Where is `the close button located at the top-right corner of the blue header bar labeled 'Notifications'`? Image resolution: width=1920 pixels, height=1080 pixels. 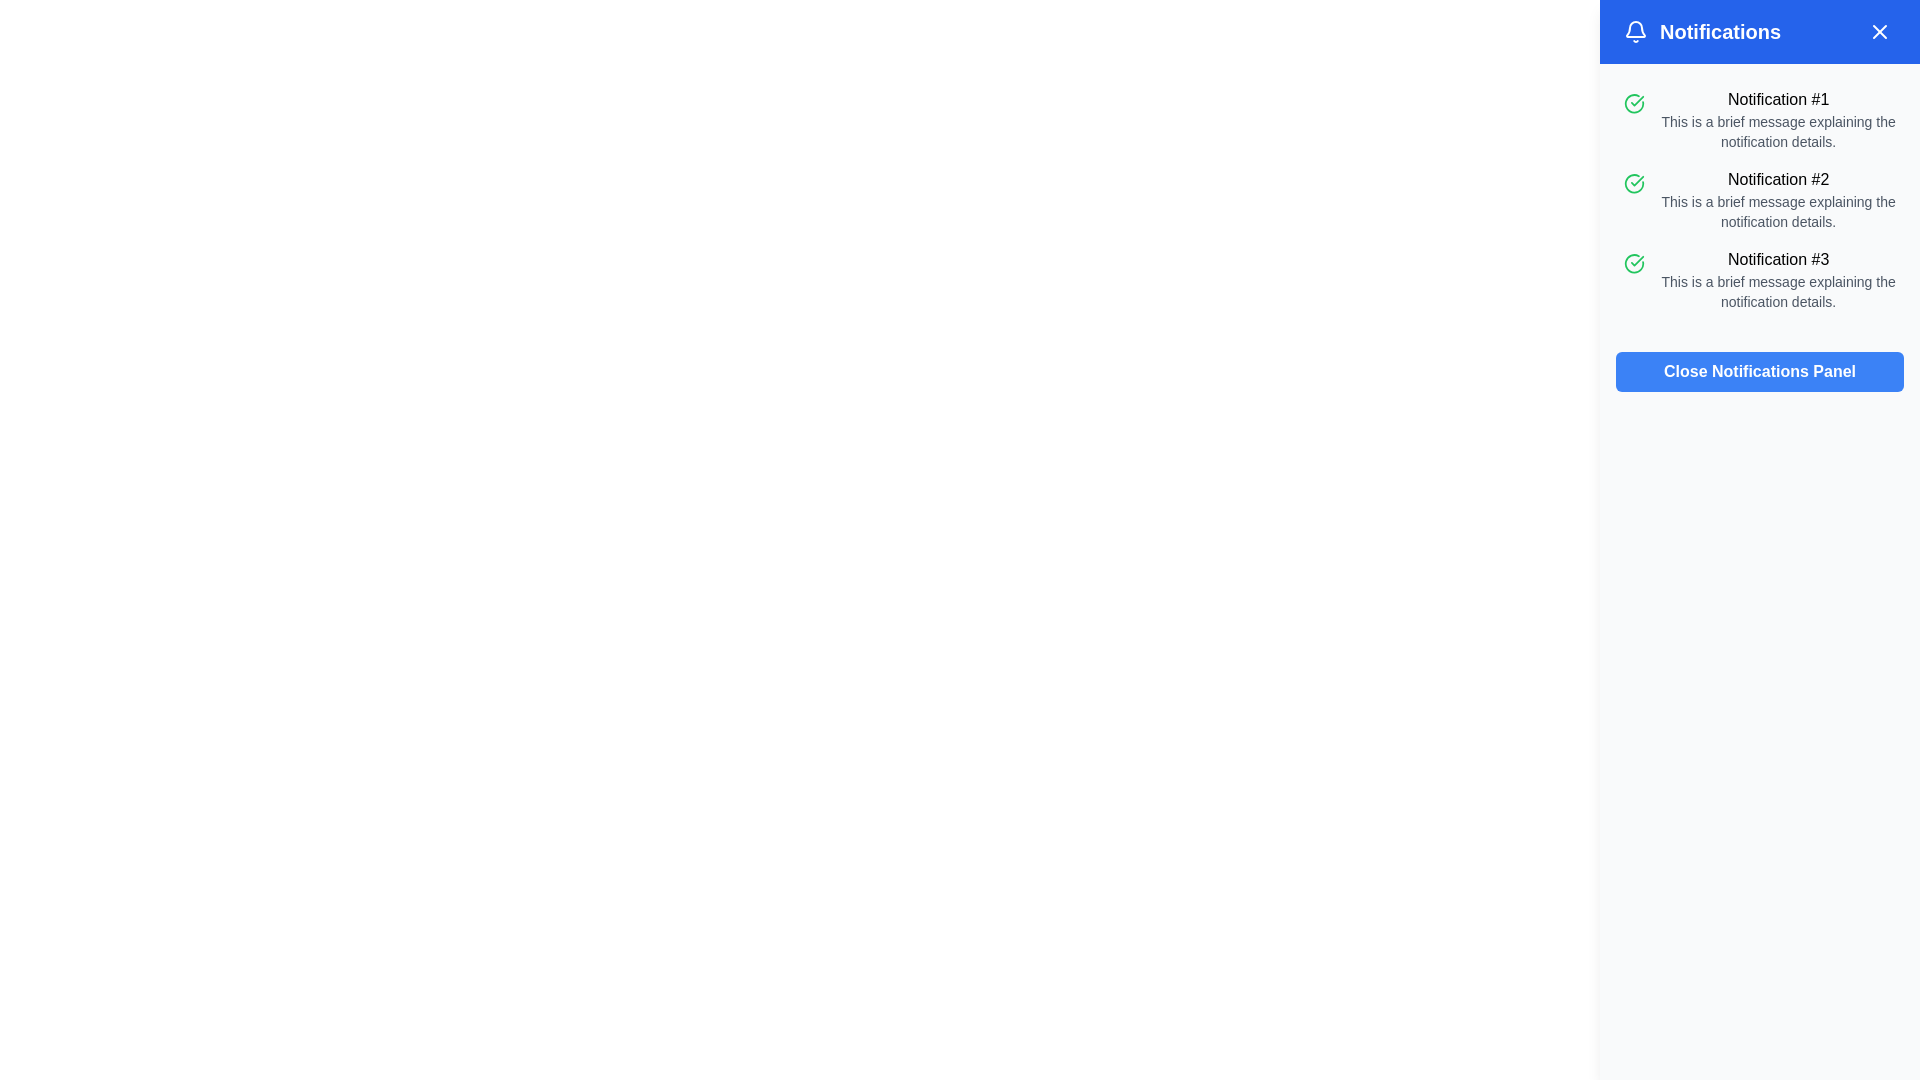 the close button located at the top-right corner of the blue header bar labeled 'Notifications' is located at coordinates (1879, 31).